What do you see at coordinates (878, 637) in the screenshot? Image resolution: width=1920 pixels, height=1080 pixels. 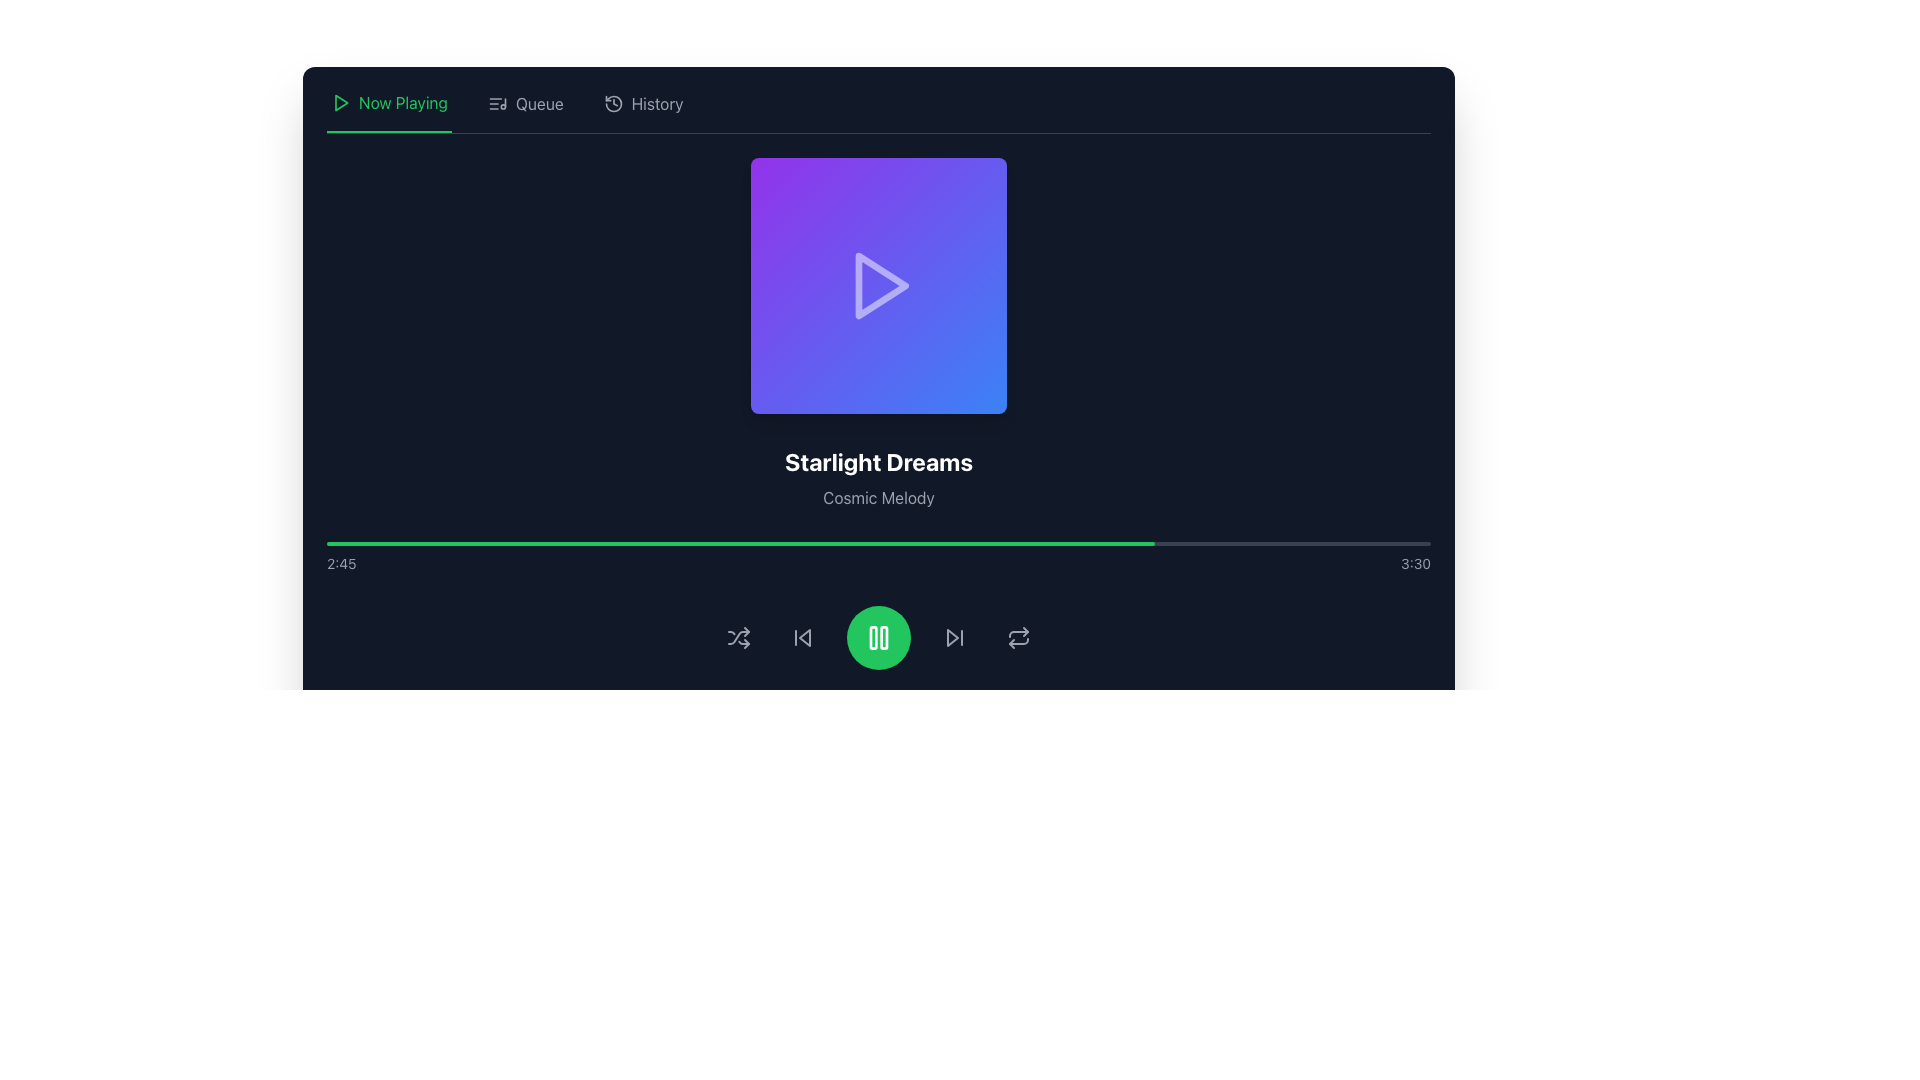 I see `the circular green button located at the bottom of the interface` at bounding box center [878, 637].